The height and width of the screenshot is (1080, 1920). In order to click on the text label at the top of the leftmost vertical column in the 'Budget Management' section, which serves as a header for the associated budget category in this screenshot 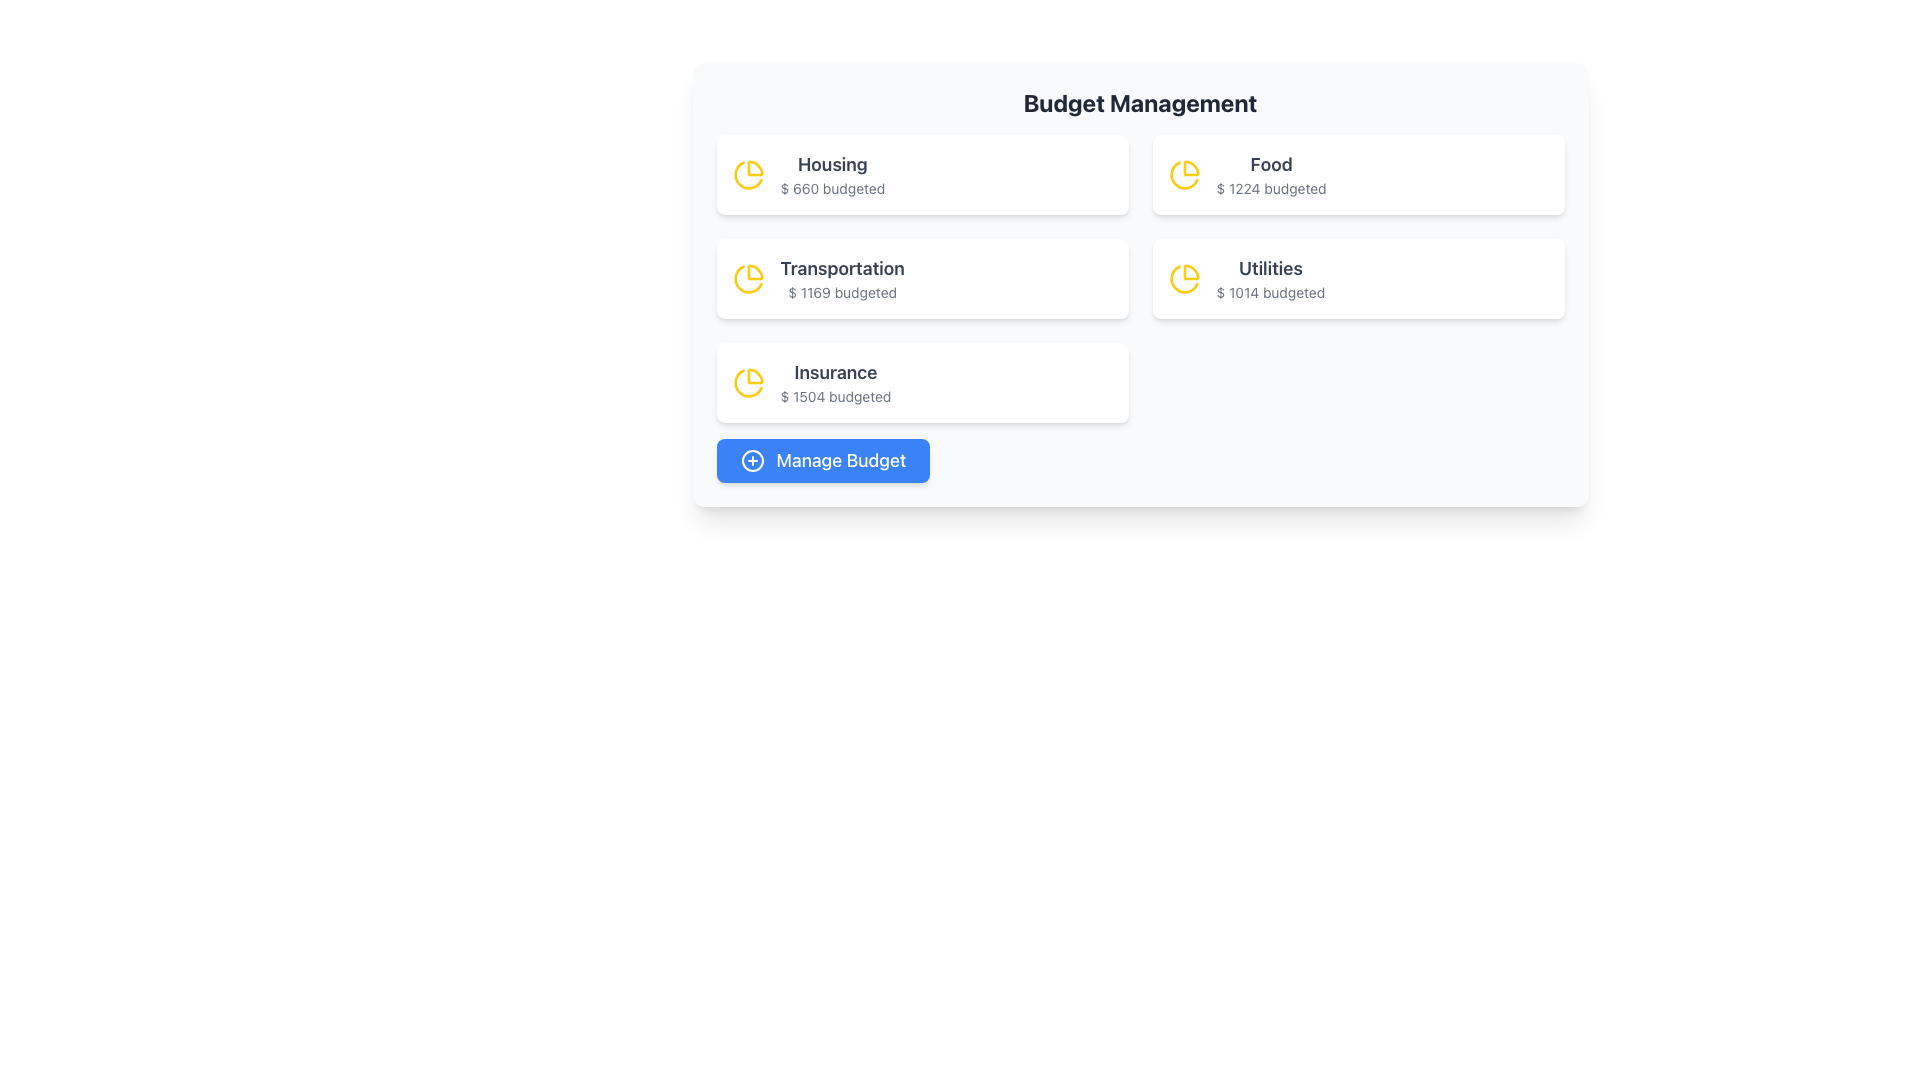, I will do `click(832, 164)`.